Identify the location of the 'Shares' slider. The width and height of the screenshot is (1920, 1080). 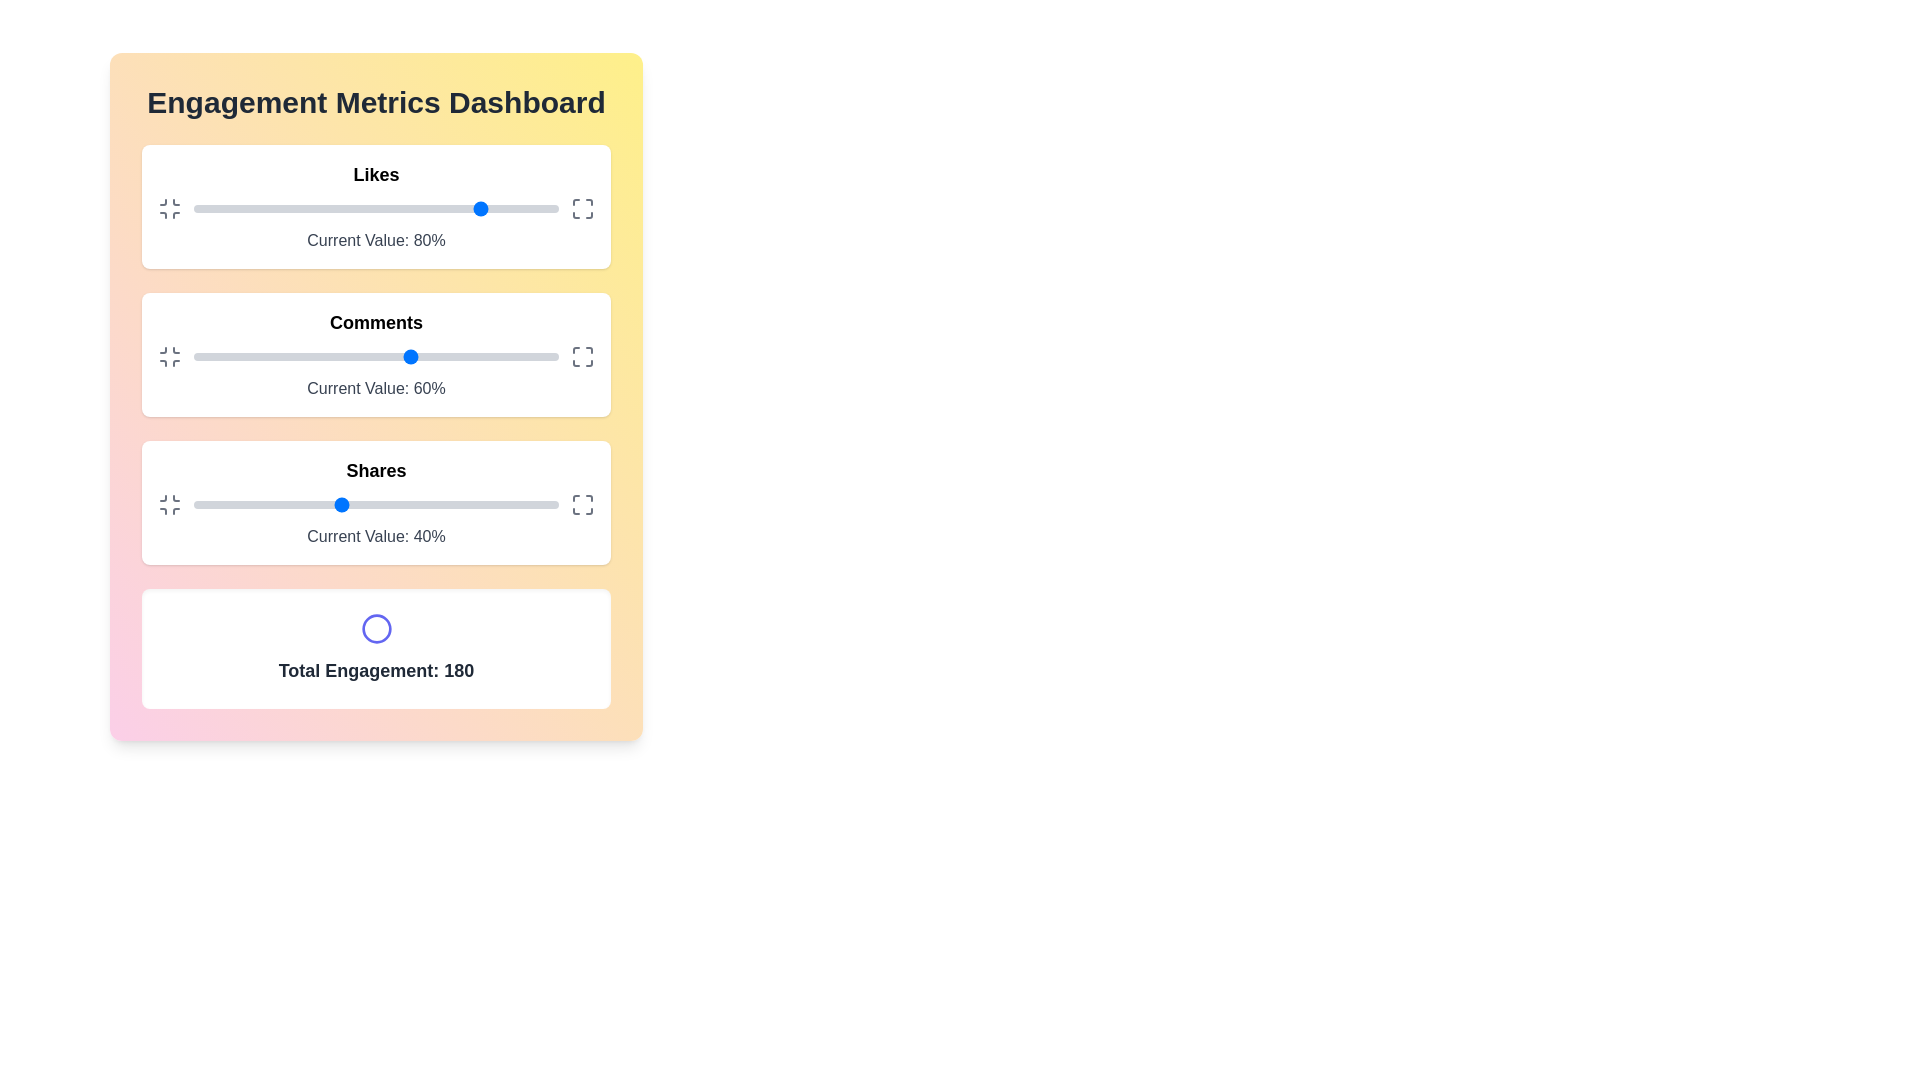
(533, 504).